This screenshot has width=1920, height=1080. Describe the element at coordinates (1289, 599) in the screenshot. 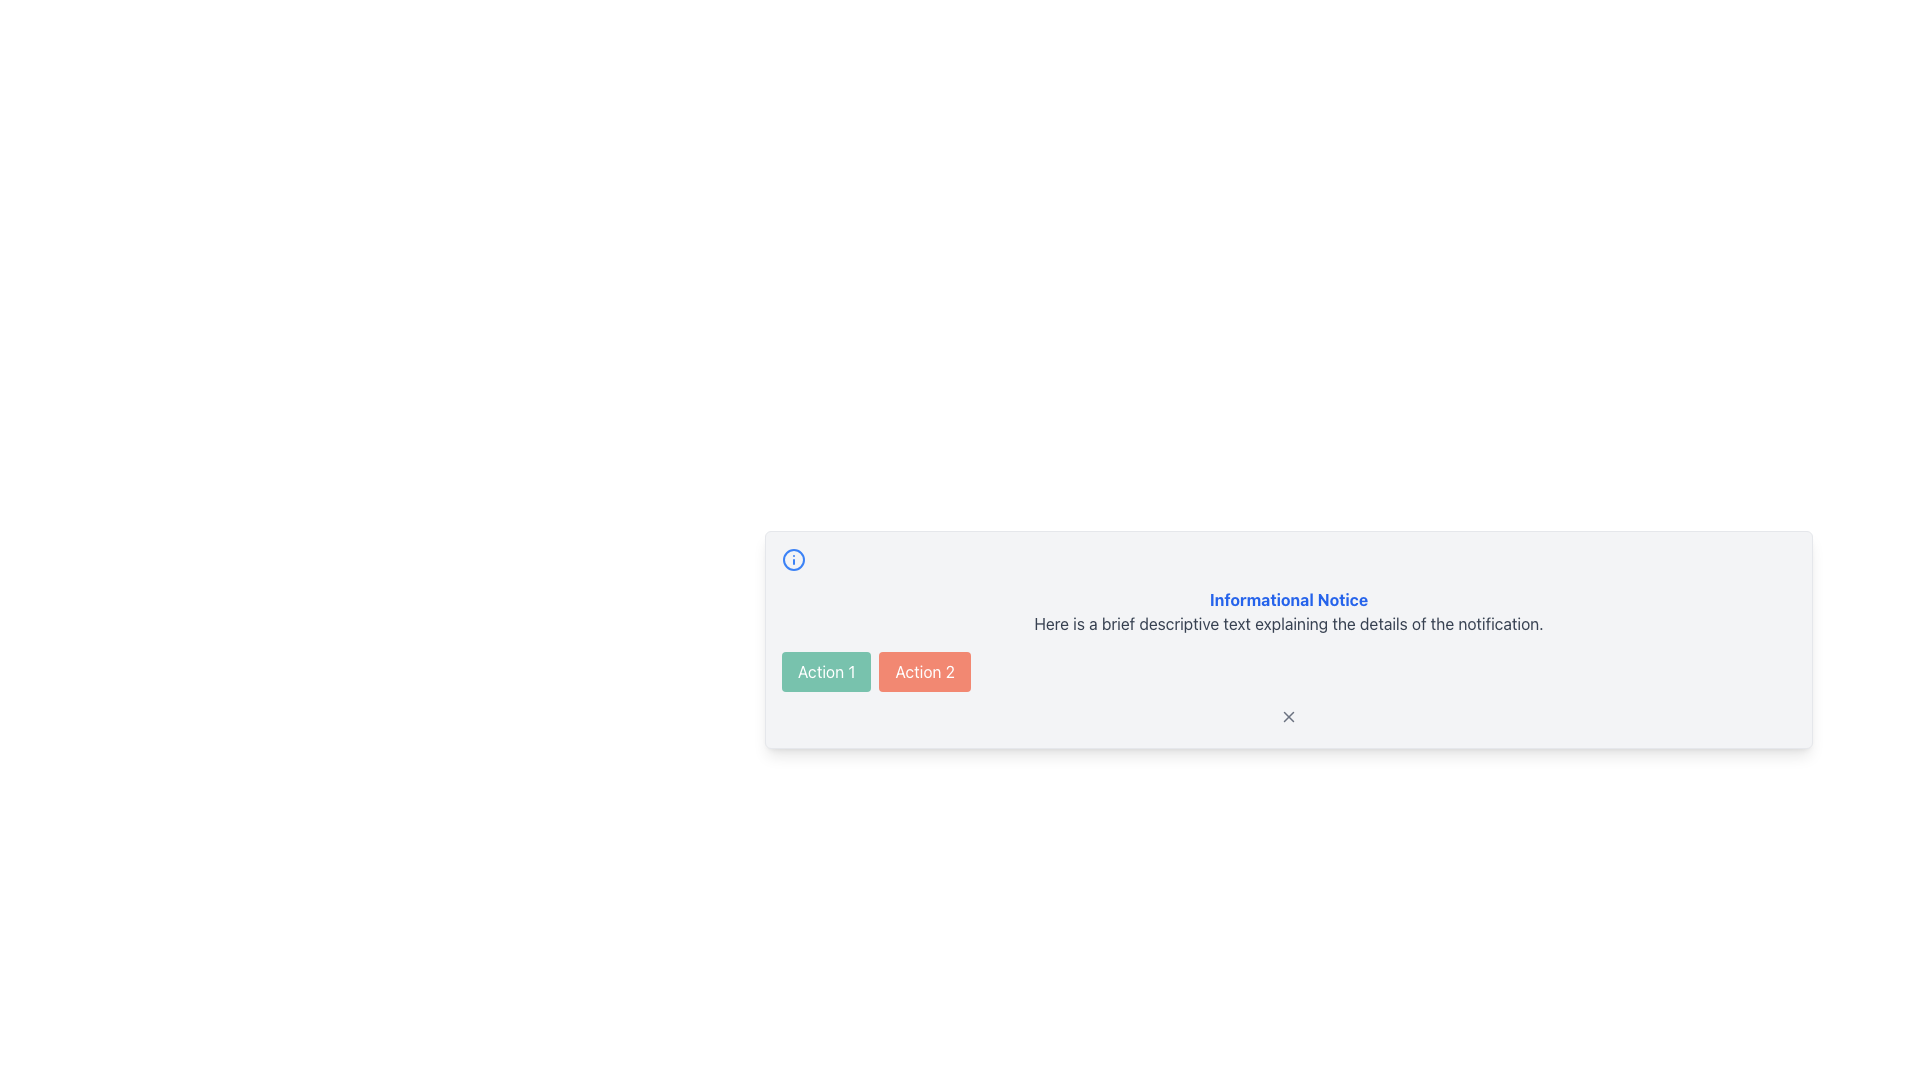

I see `the Text Header element that serves as the title of a notification or informational section, located above the descriptive text` at that location.